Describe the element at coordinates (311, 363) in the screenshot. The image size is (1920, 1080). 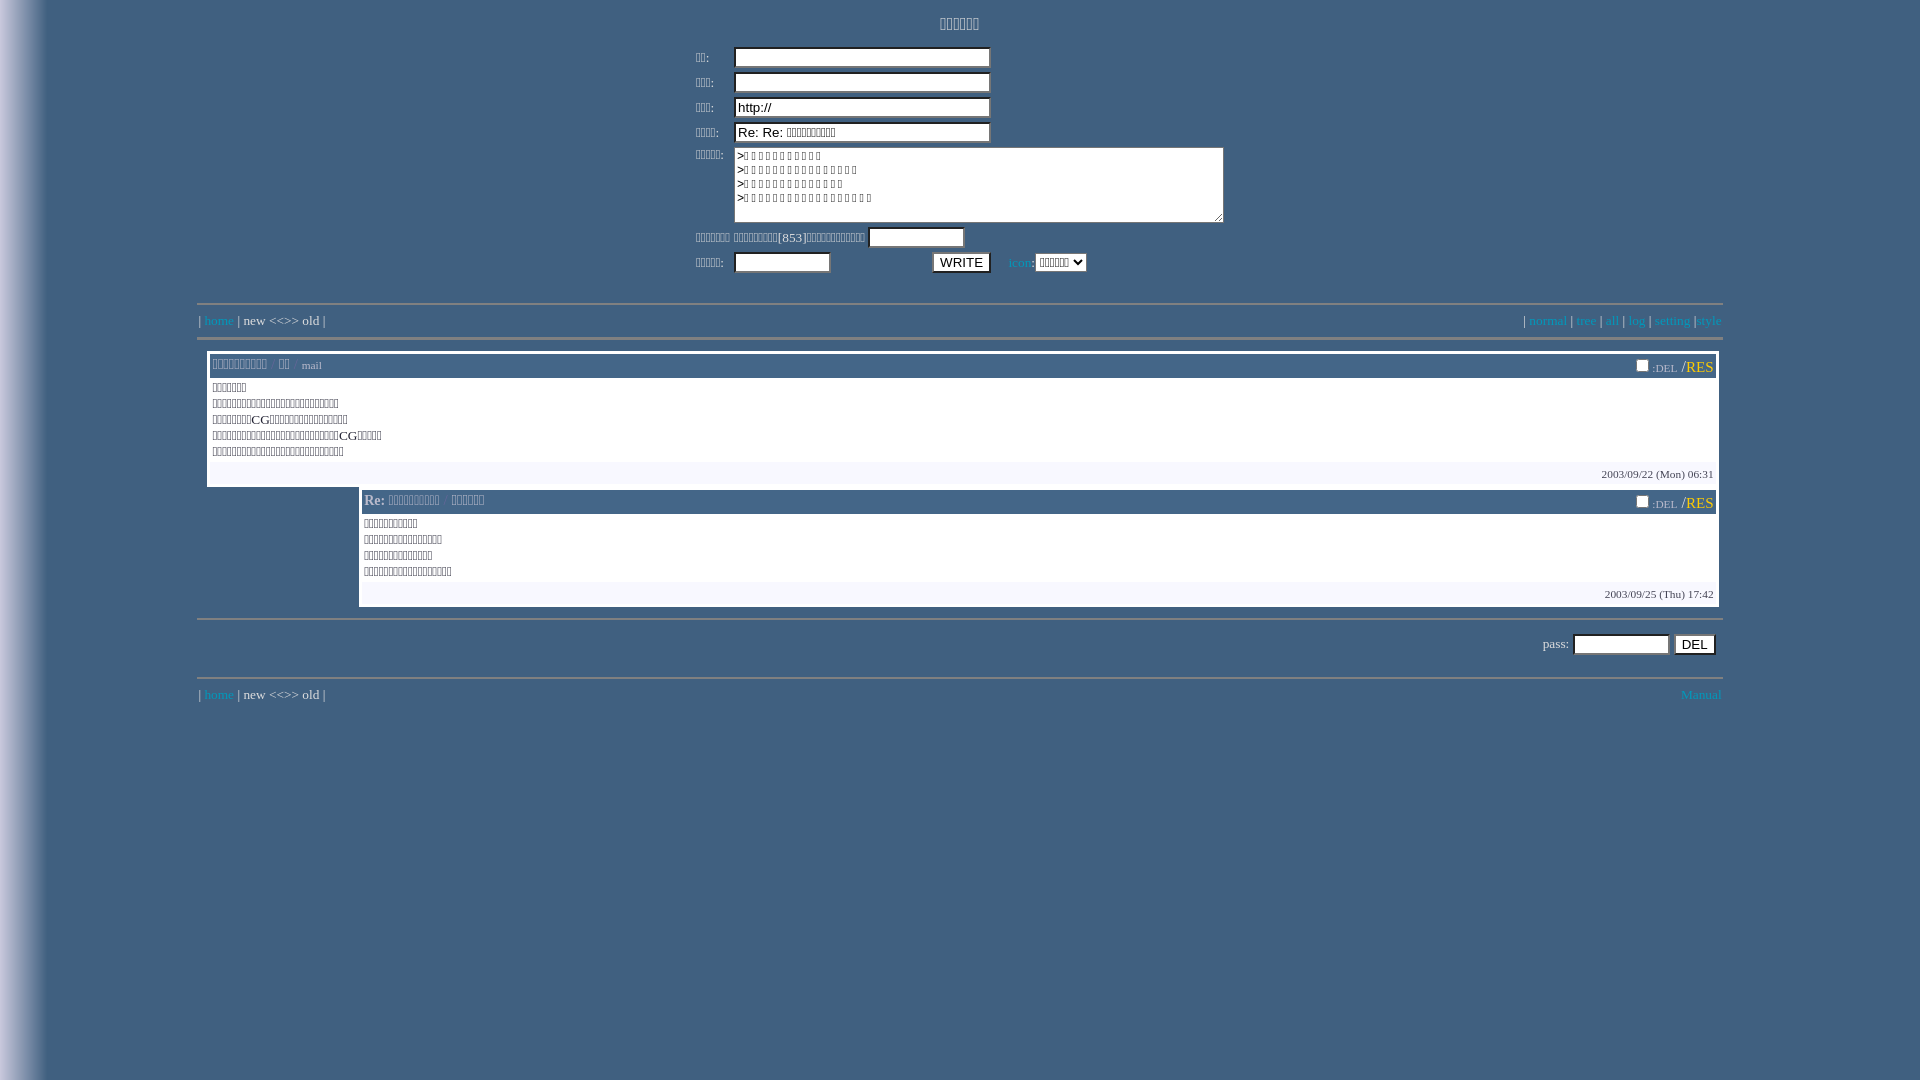
I see `'mail'` at that location.